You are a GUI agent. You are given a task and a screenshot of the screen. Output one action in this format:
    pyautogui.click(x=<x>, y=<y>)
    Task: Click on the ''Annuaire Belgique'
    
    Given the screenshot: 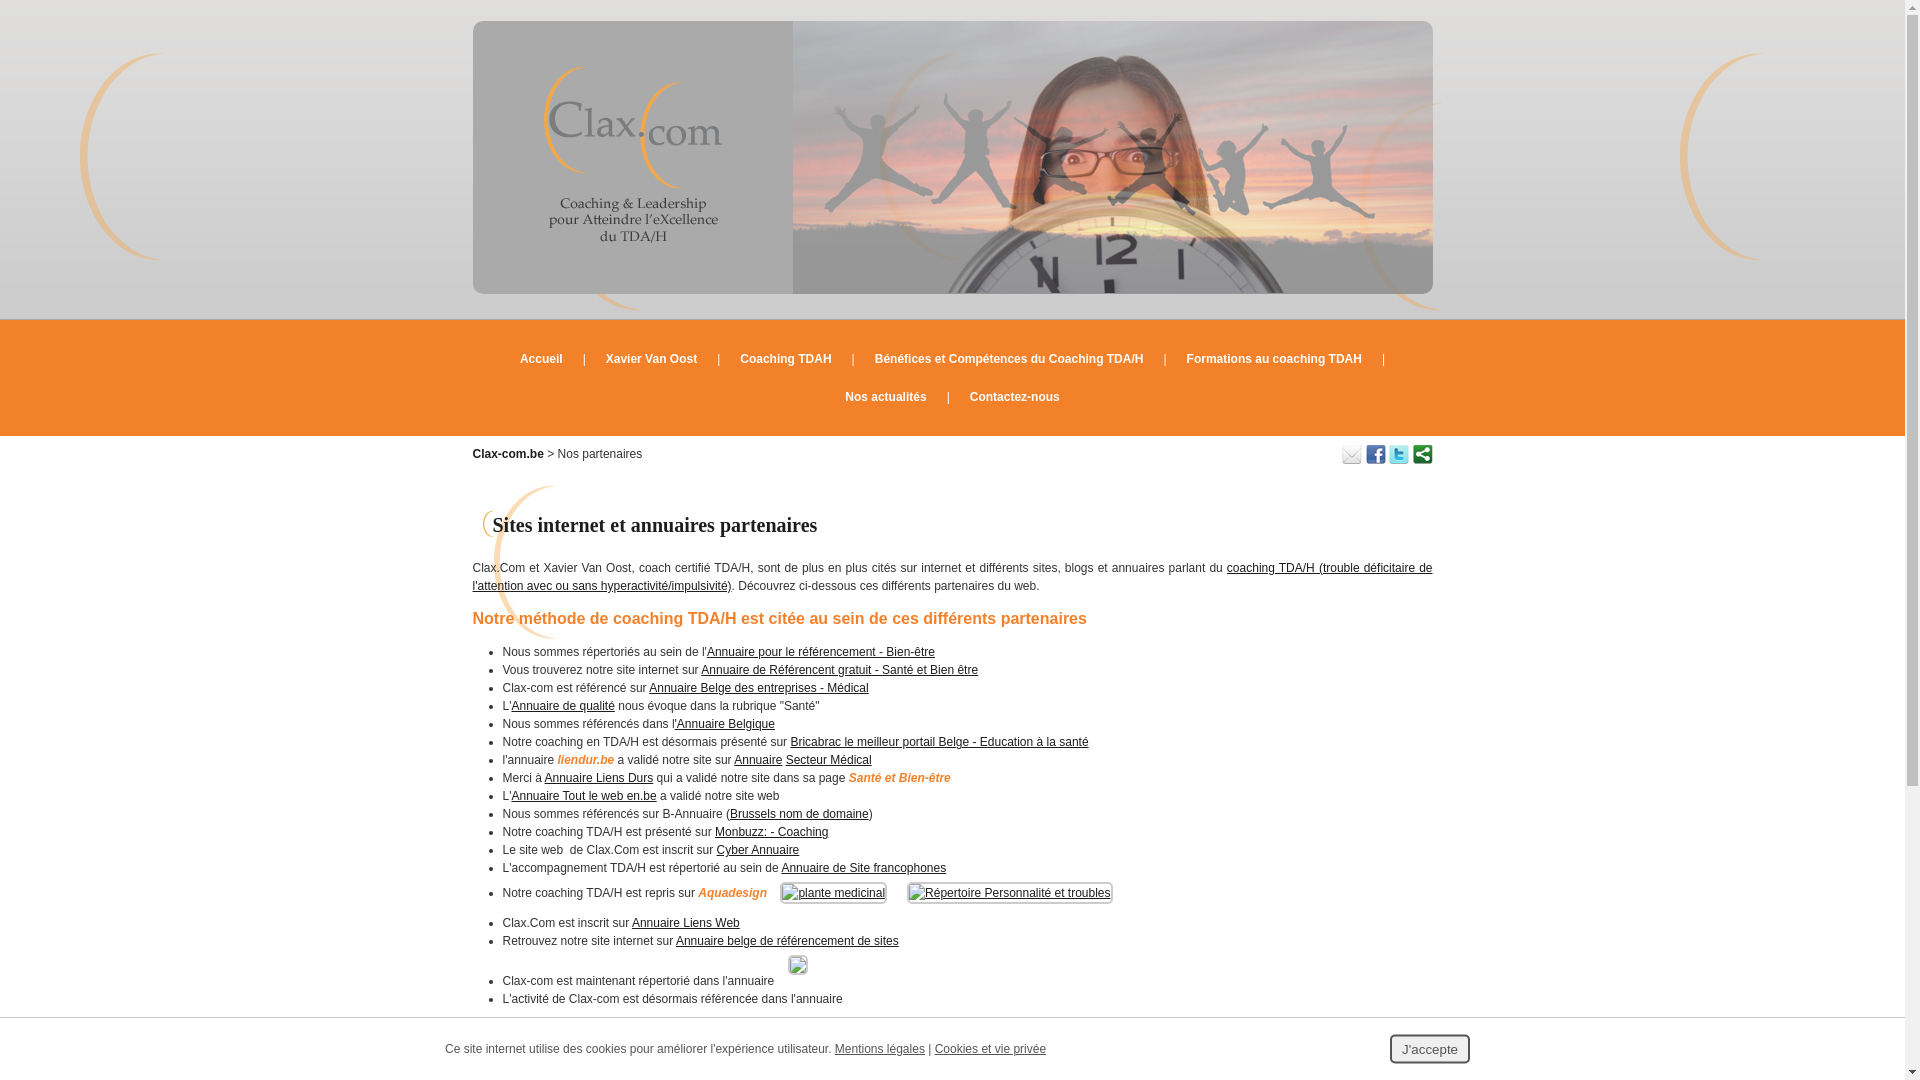 What is the action you would take?
    pyautogui.click(x=723, y=724)
    